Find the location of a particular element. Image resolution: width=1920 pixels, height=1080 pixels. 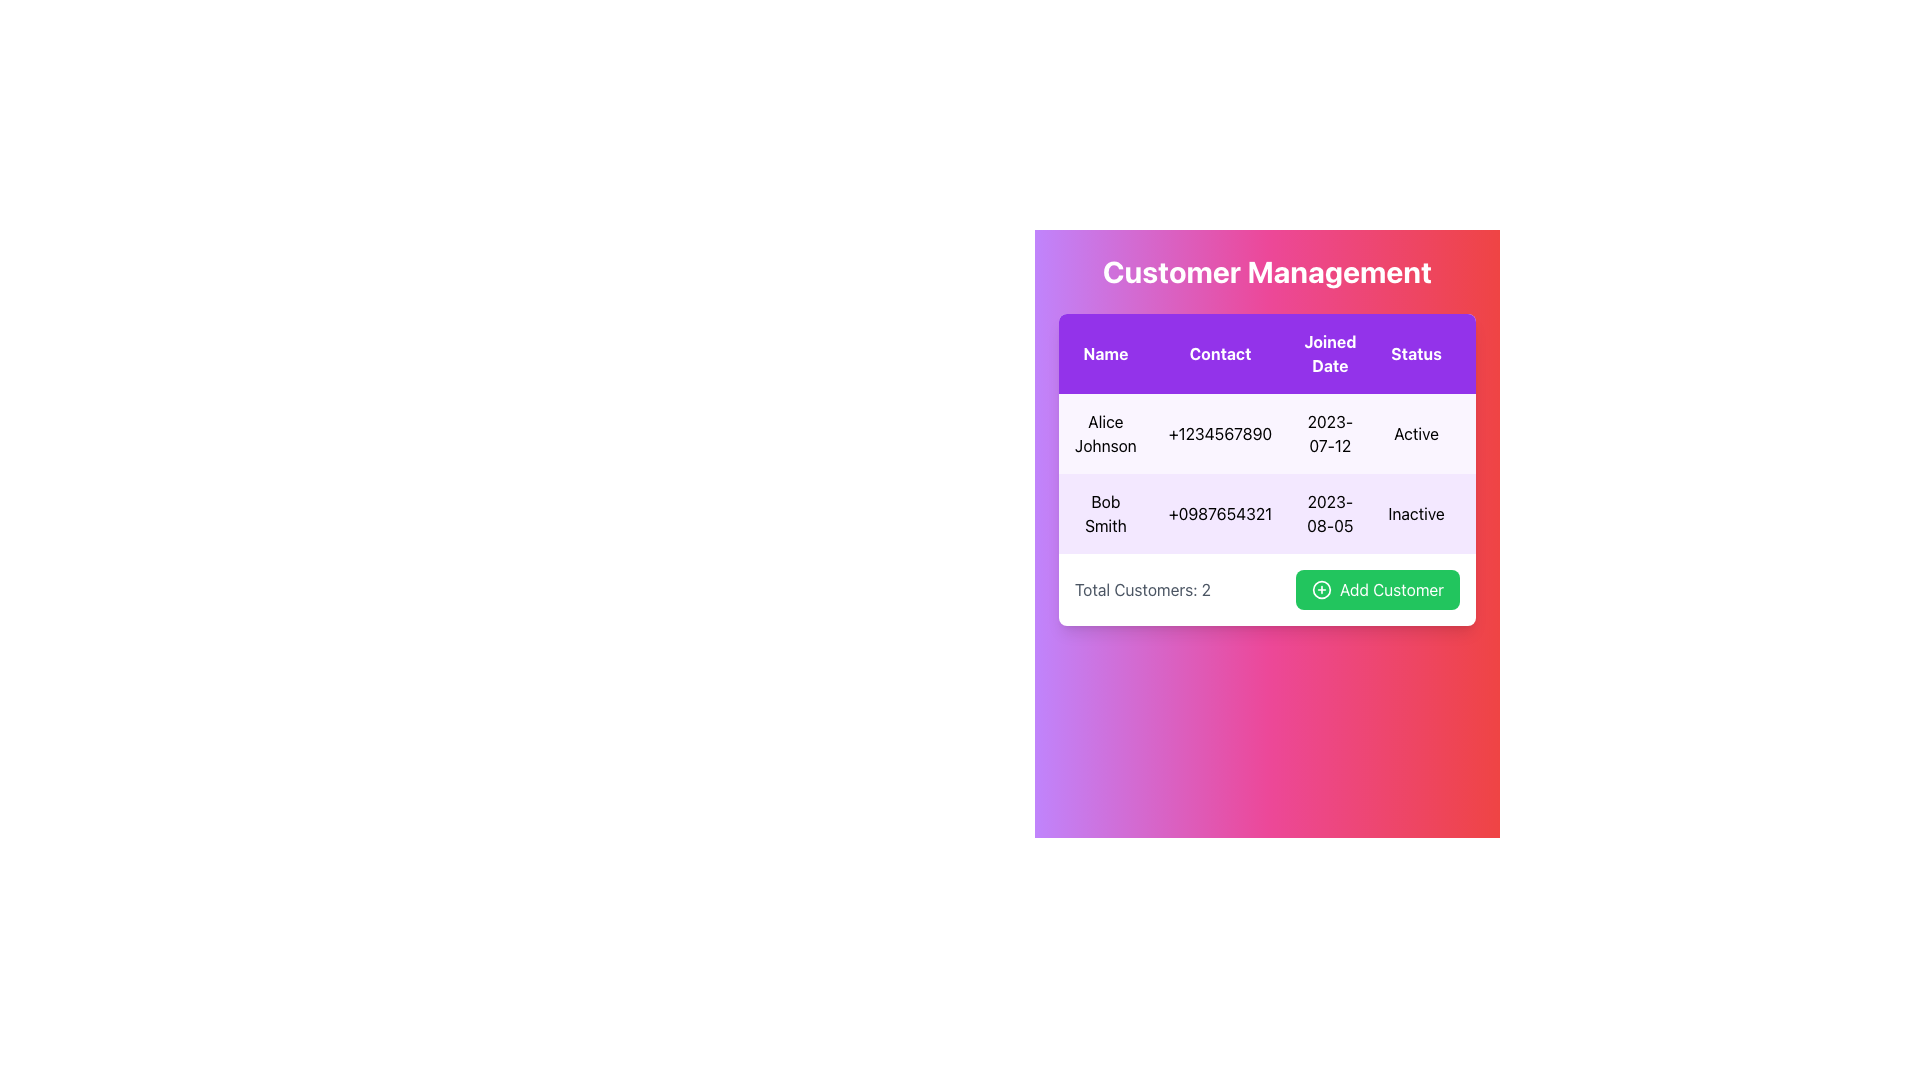

the pen icon styled in SVG format located adjacent to the 'Status' column is located at coordinates (1492, 431).